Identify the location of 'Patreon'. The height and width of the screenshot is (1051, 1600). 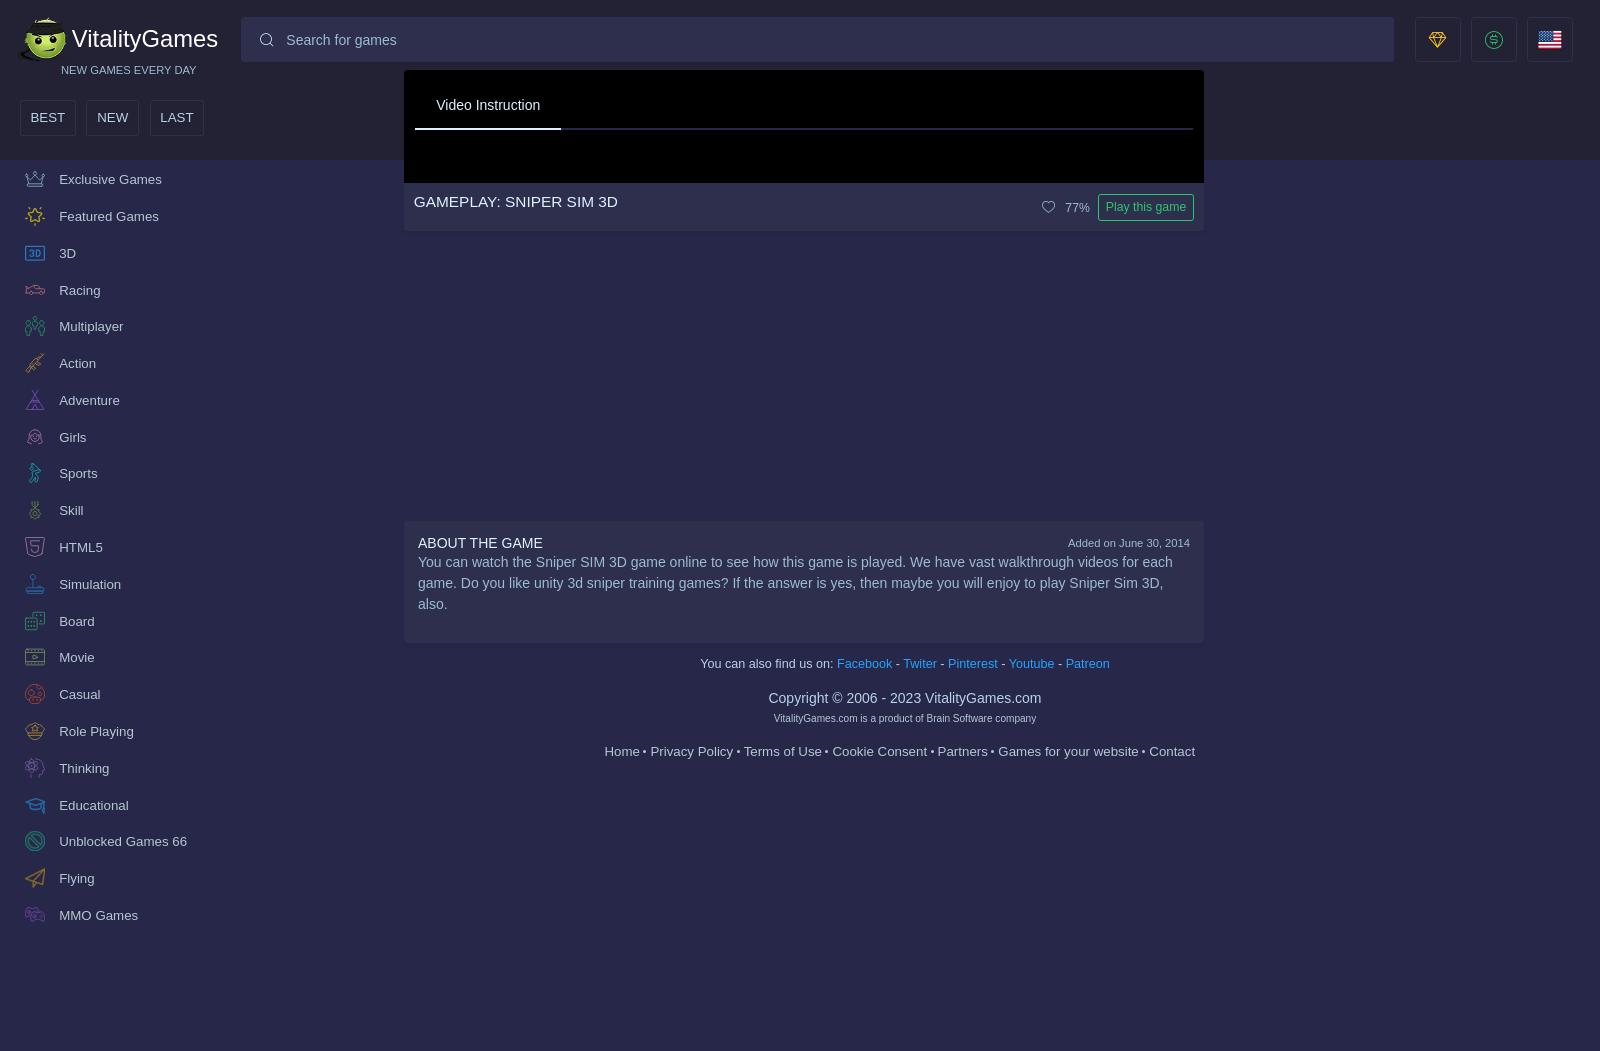
(1087, 664).